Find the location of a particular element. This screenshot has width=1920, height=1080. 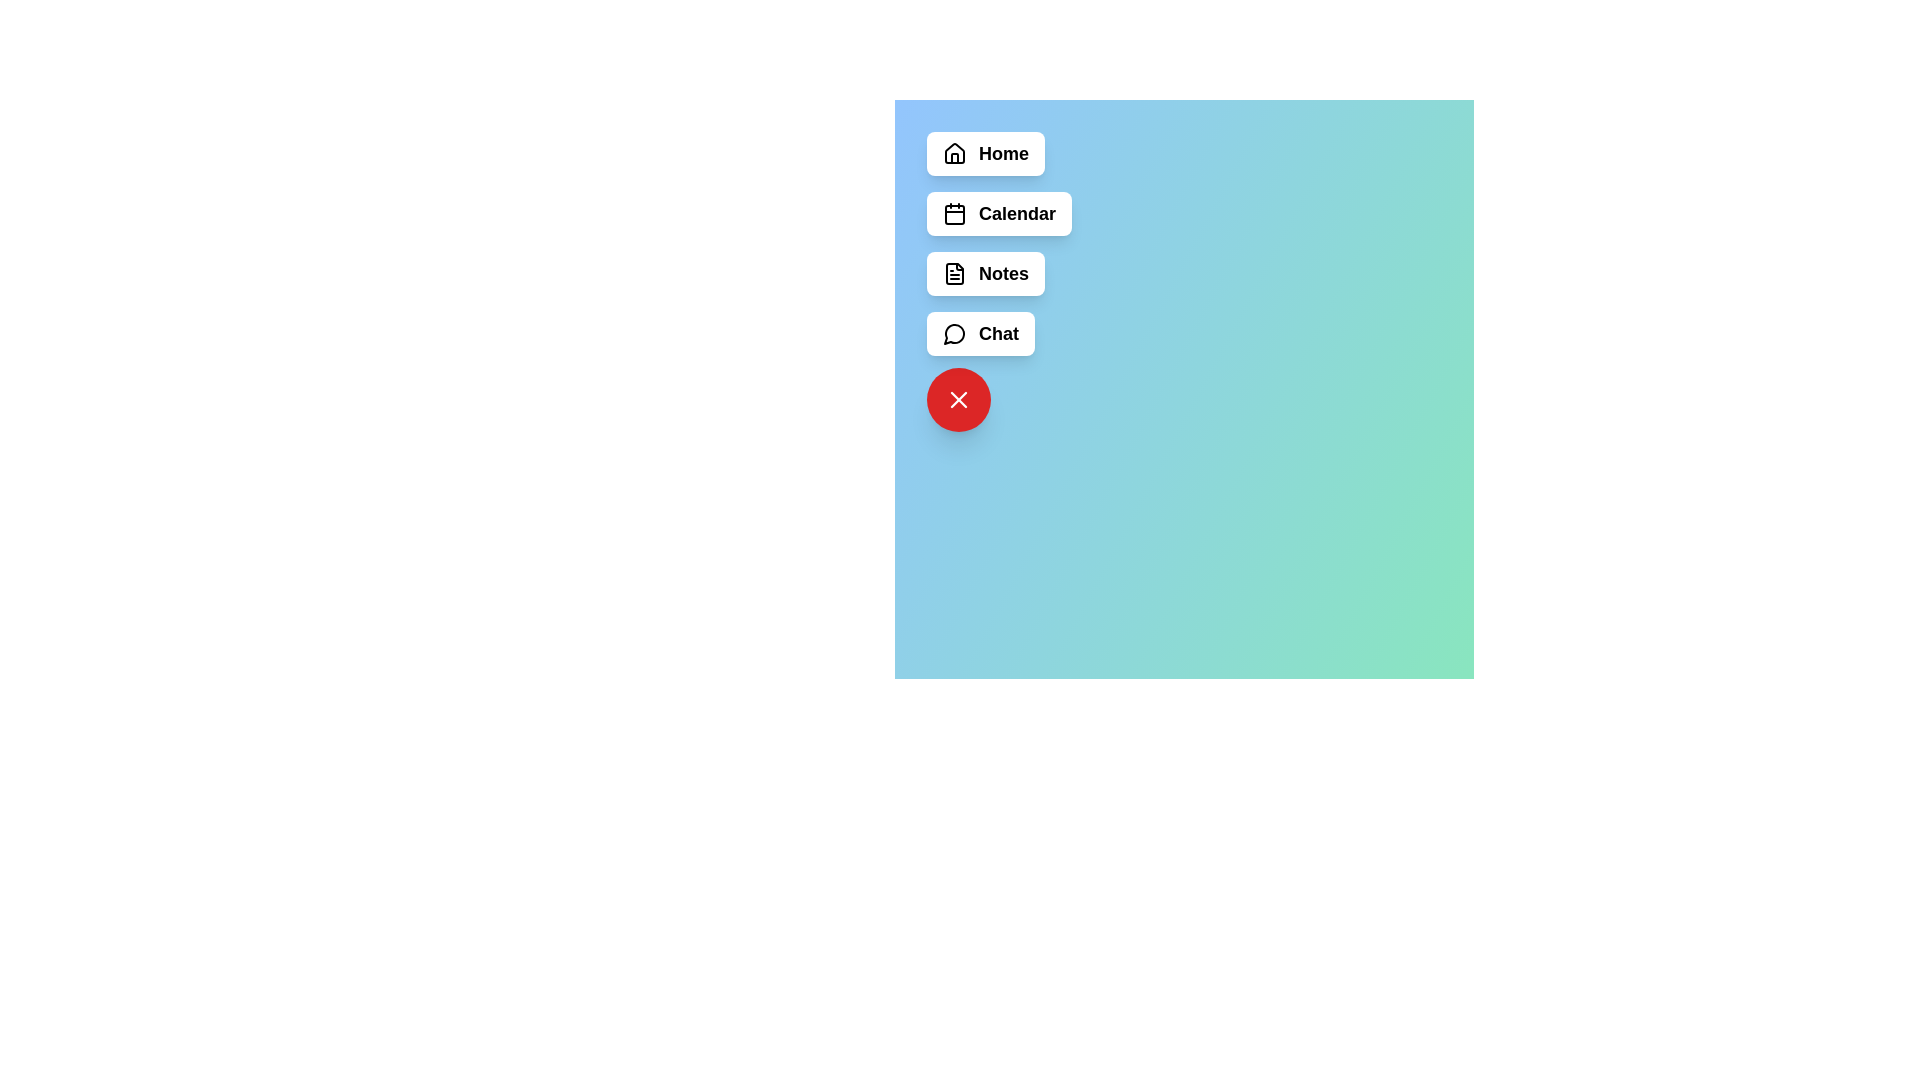

the menu item labeled Chat is located at coordinates (980, 333).